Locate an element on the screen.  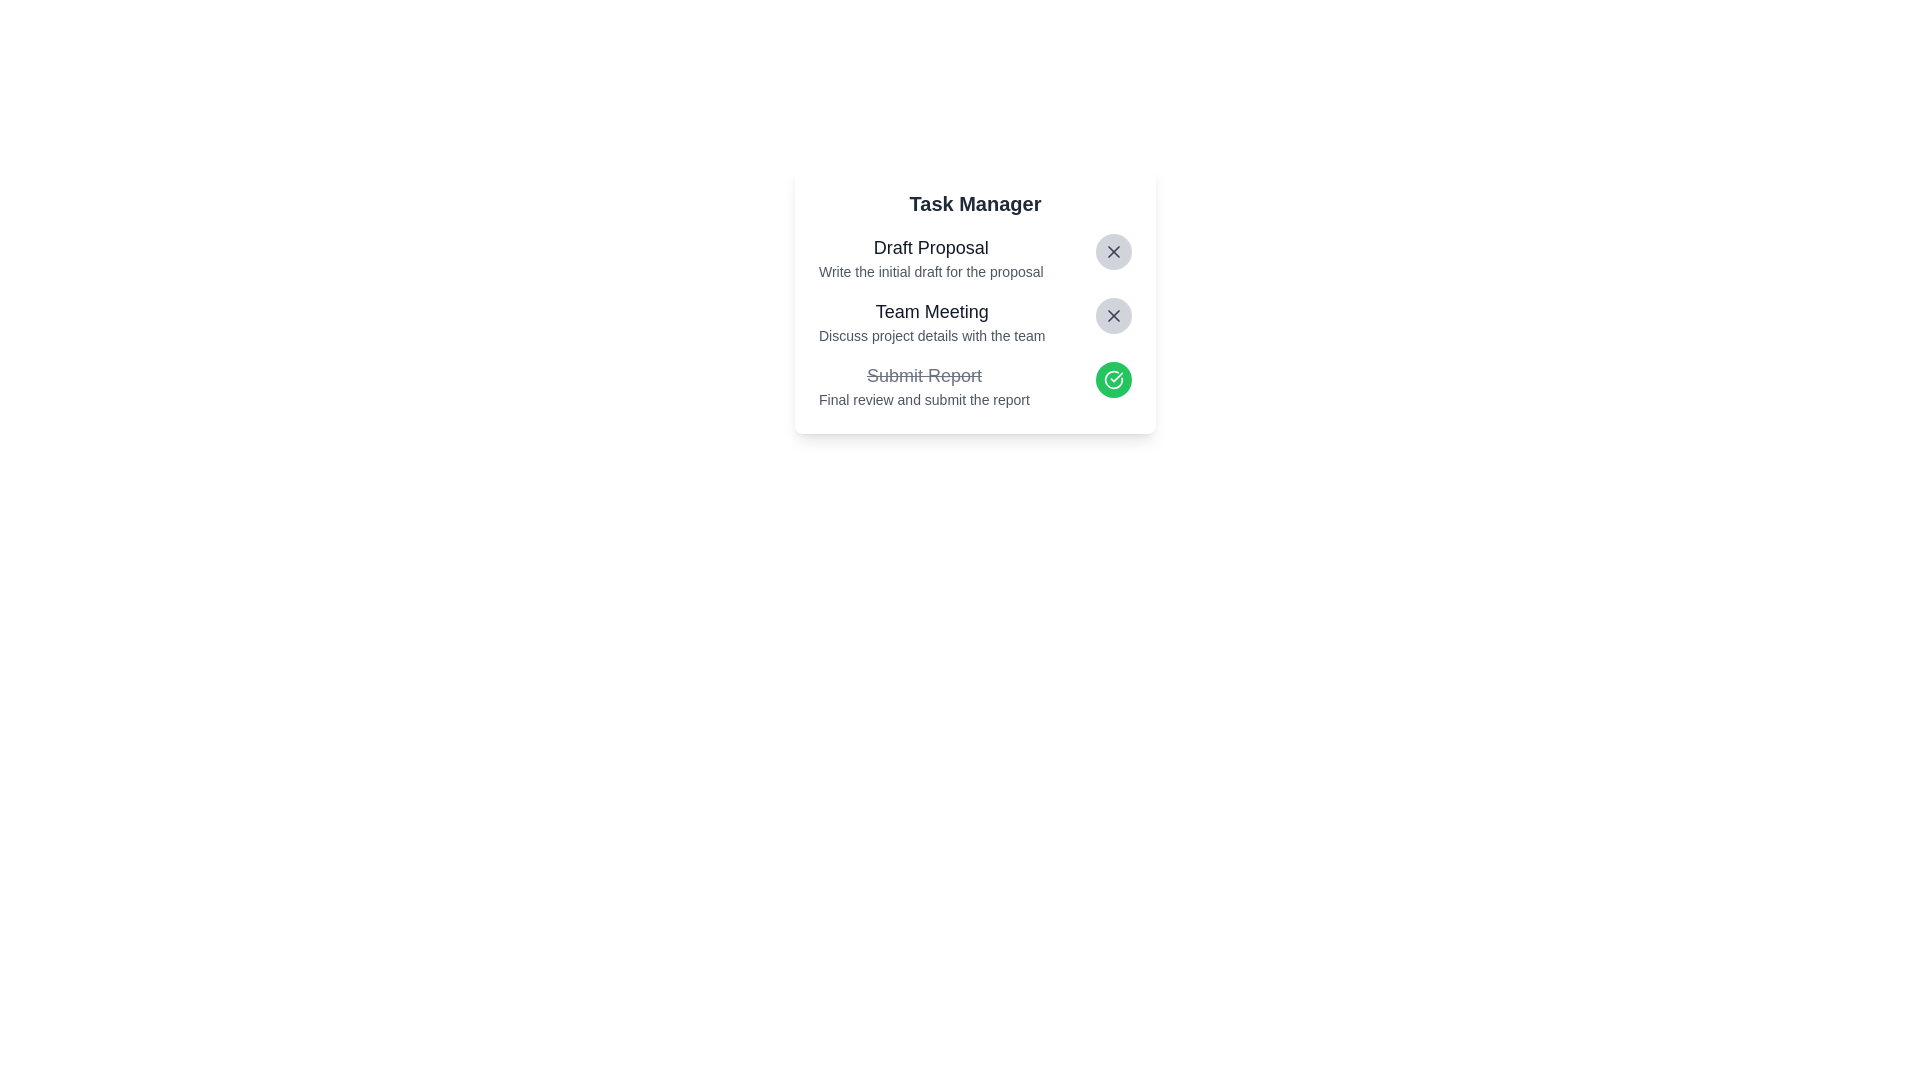
the circular green button with a white checkmark icon located to the right of the 'Submit Report' task text in the 'Task Manager' section to mark the task as complete is located at coordinates (1112, 380).